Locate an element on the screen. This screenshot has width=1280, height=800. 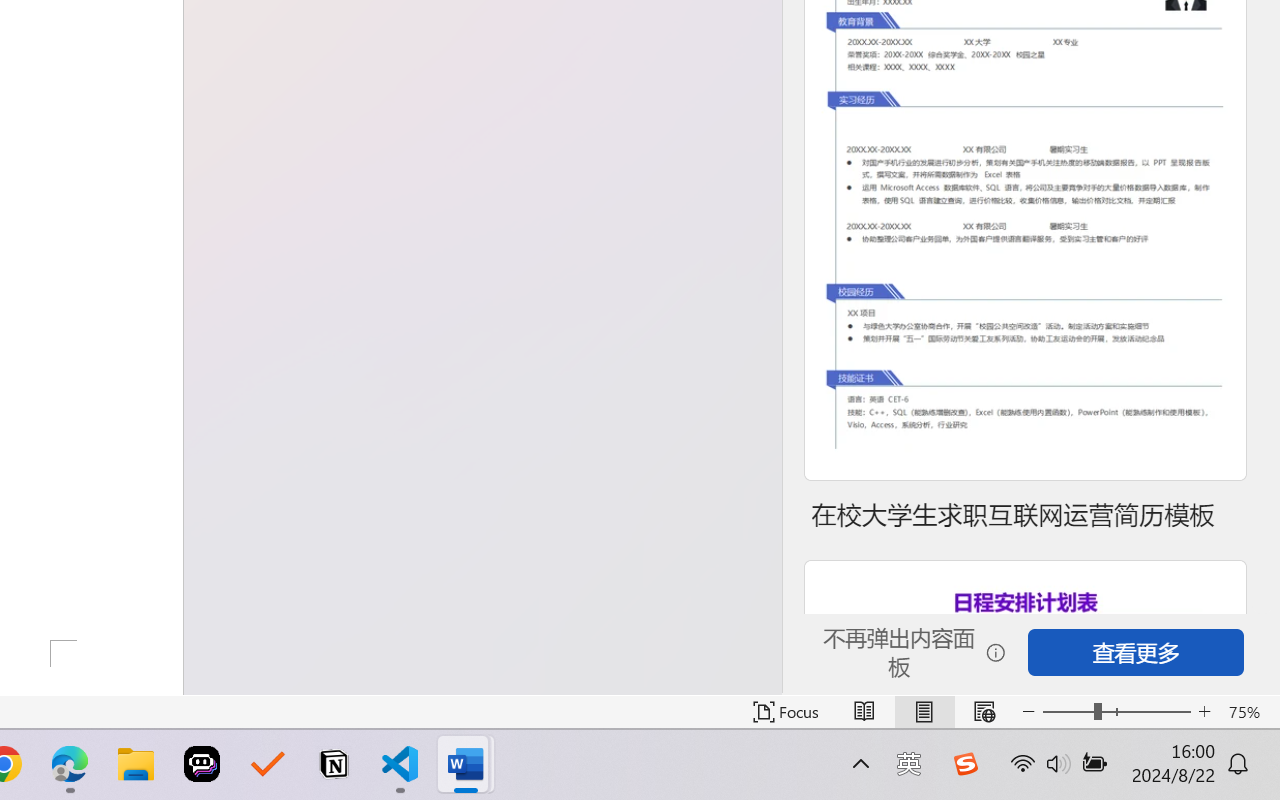
'Read Mode' is located at coordinates (864, 711).